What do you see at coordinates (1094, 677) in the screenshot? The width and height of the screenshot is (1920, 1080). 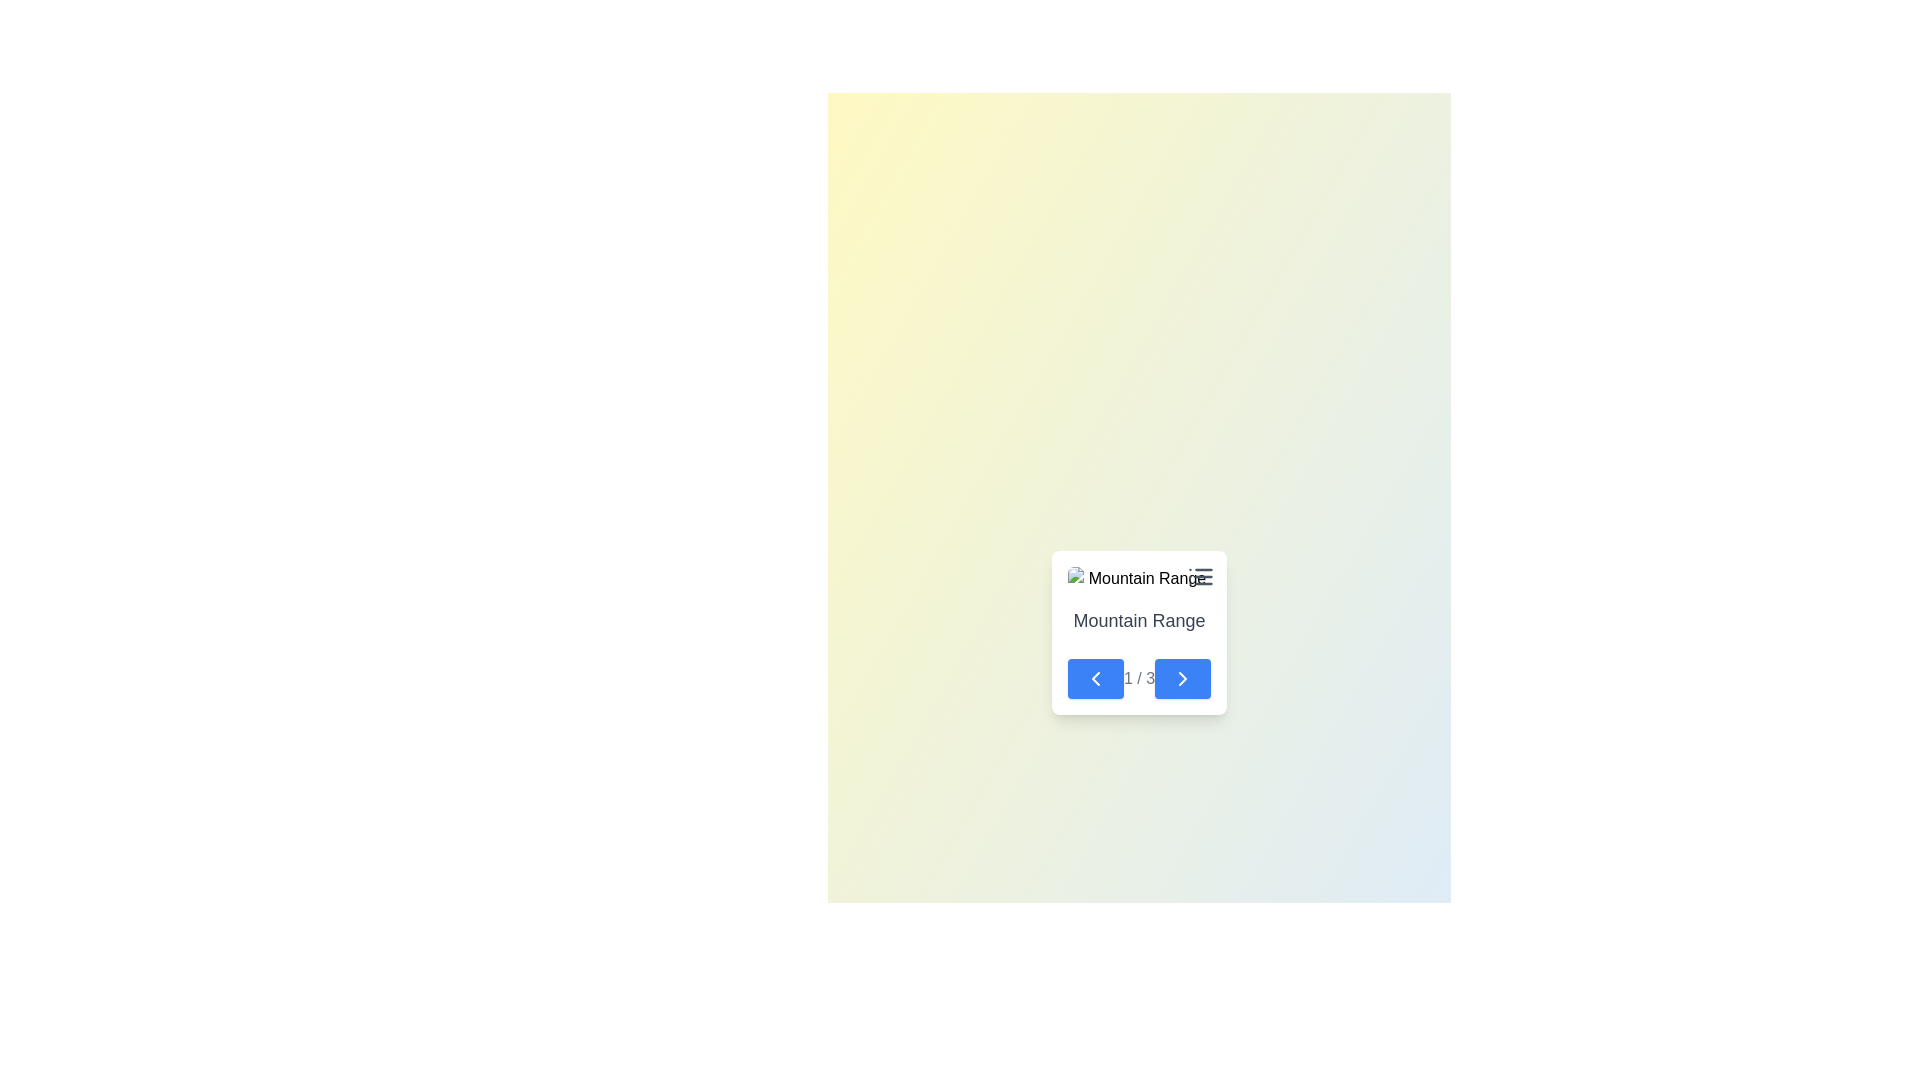 I see `the vibrant blue button with a left-pointing white chevron located at the bottom of the card-like UI section` at bounding box center [1094, 677].